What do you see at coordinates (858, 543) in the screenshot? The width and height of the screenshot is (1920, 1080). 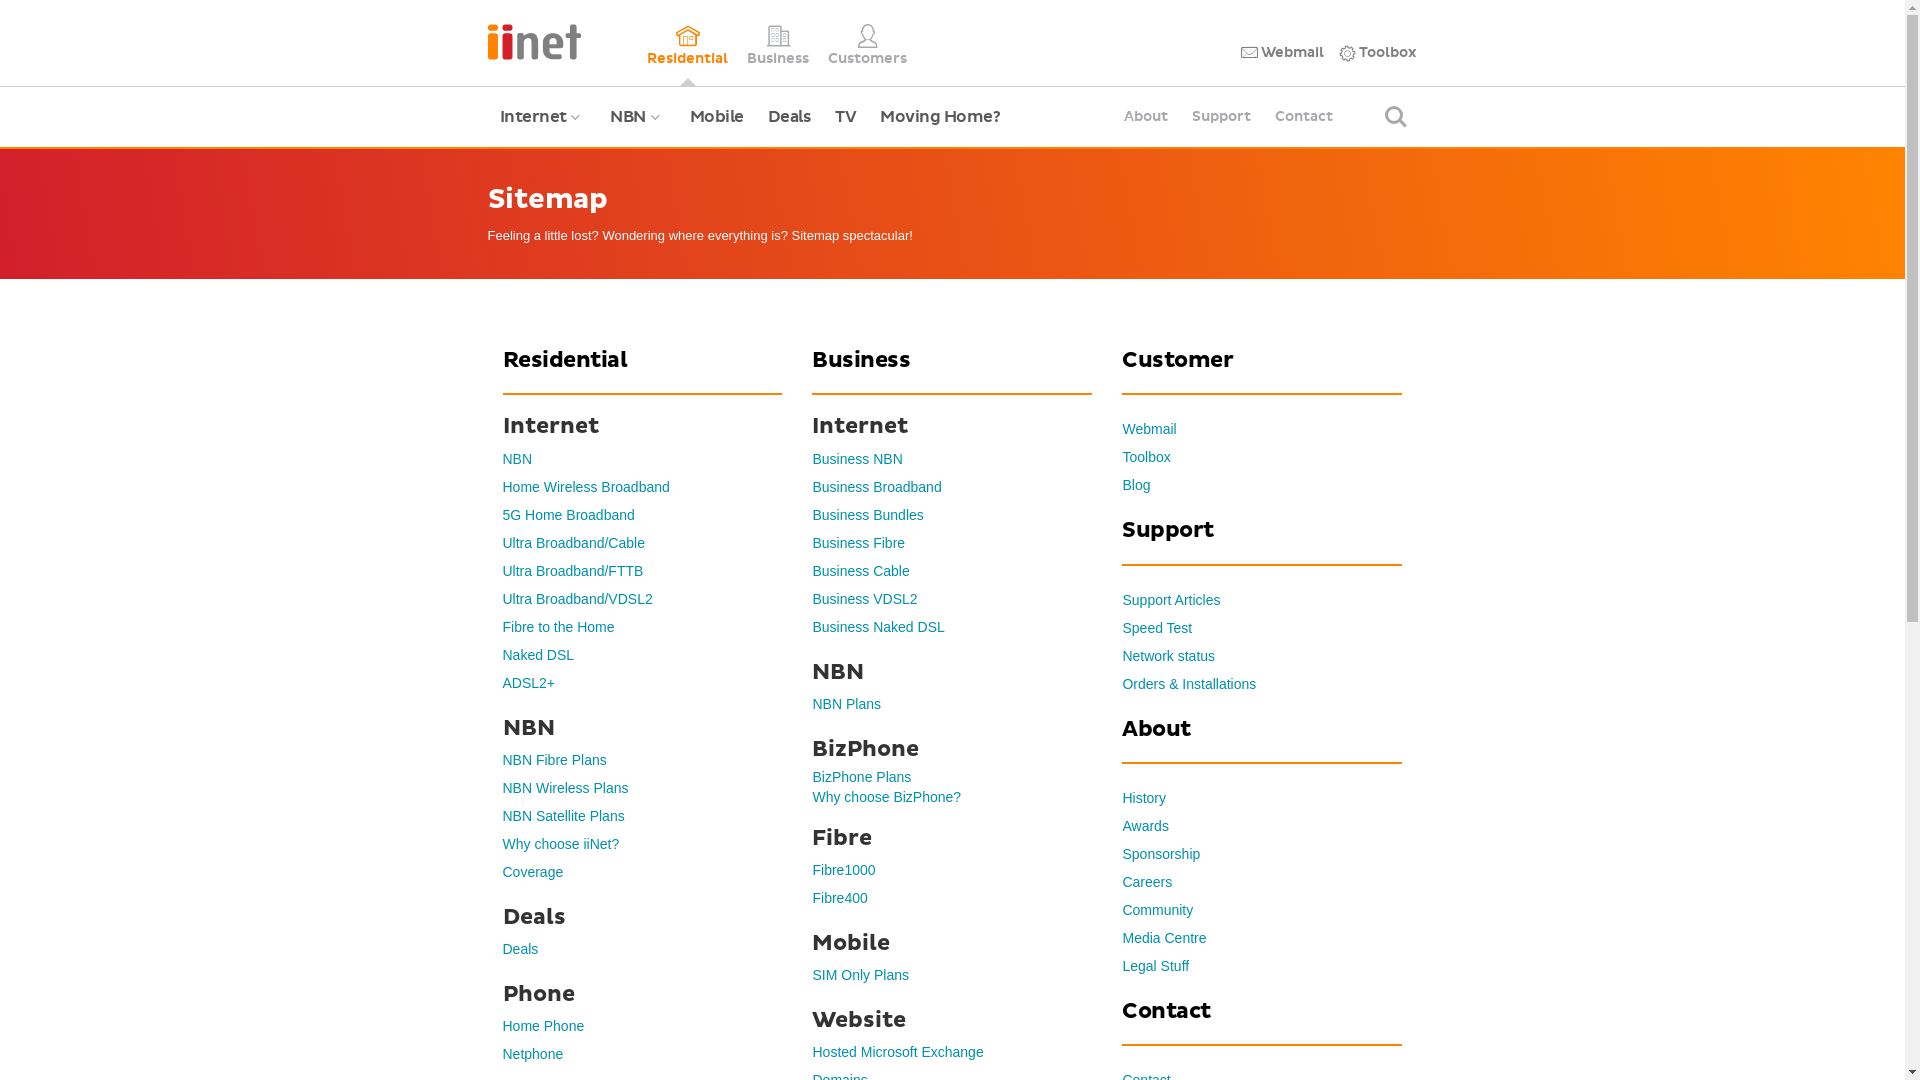 I see `'Business Fibre'` at bounding box center [858, 543].